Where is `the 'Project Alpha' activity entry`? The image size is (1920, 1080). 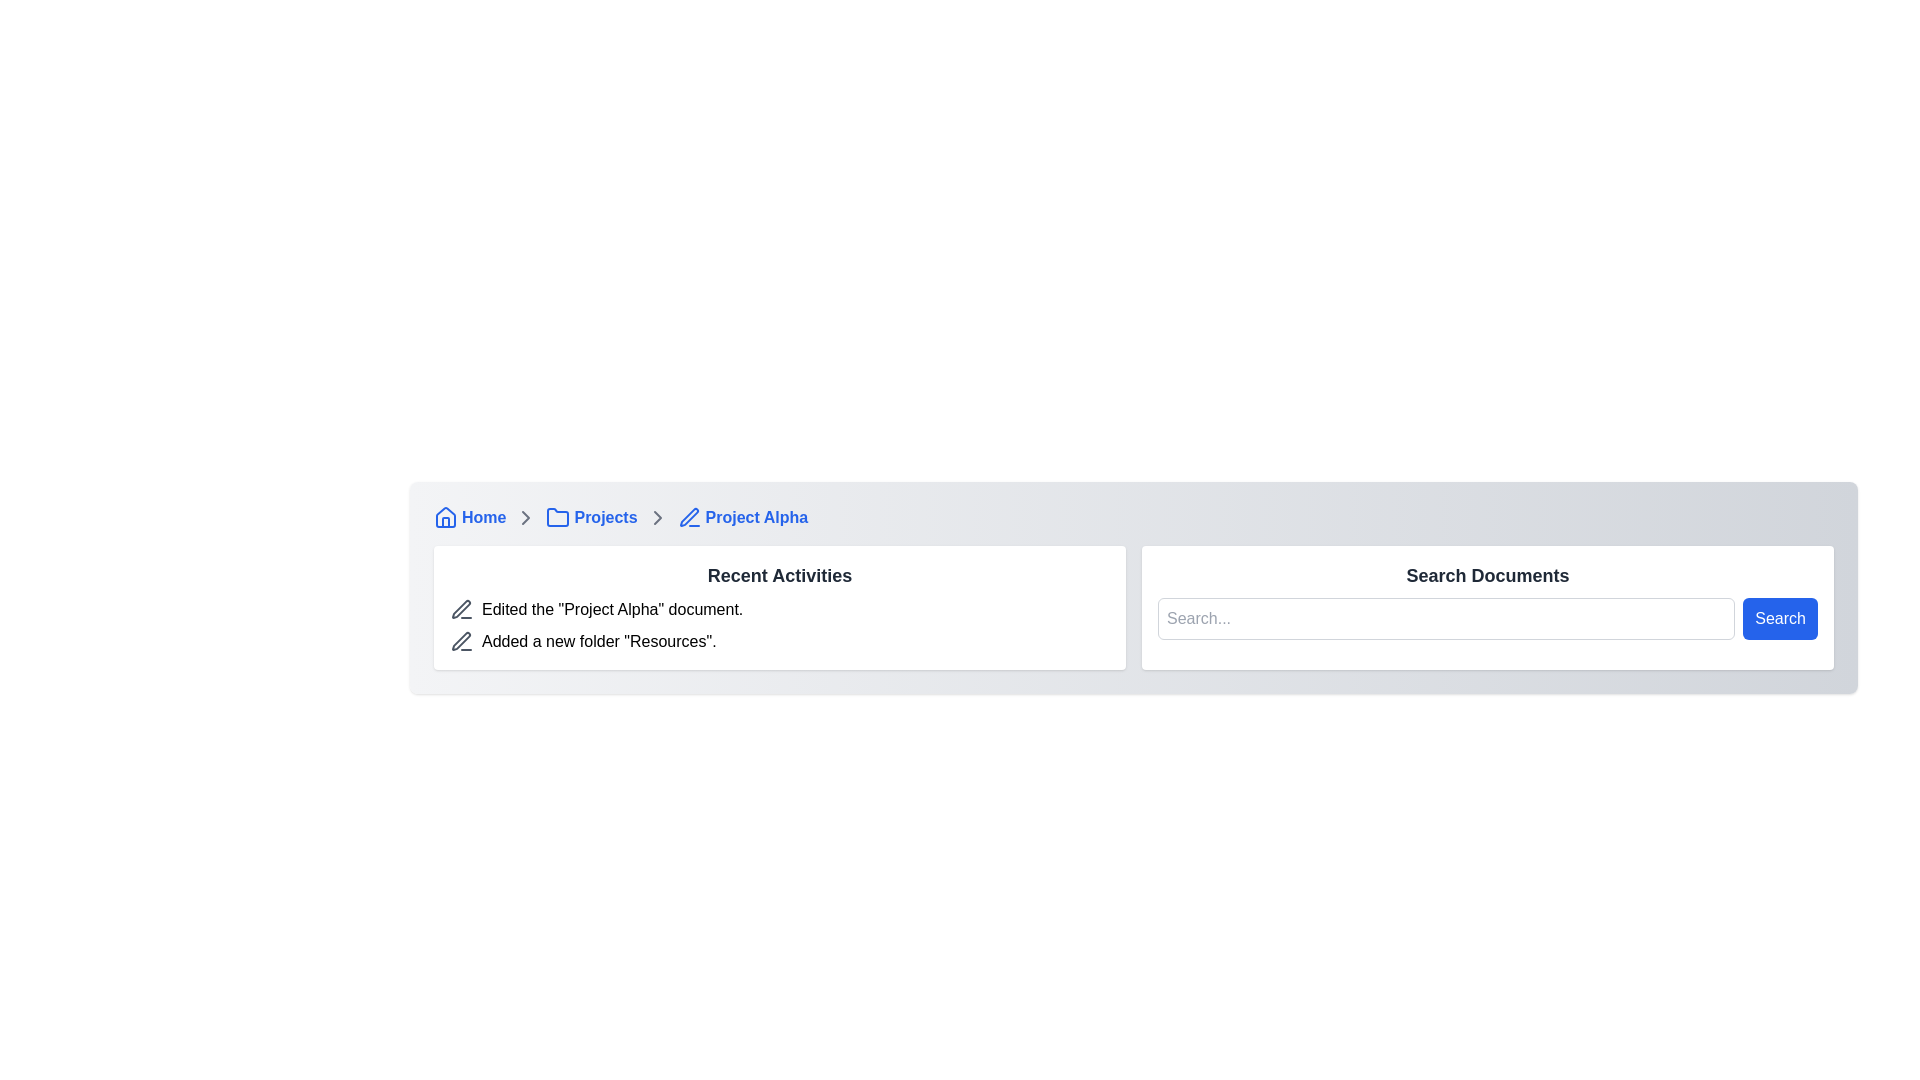
the 'Project Alpha' activity entry is located at coordinates (778, 608).